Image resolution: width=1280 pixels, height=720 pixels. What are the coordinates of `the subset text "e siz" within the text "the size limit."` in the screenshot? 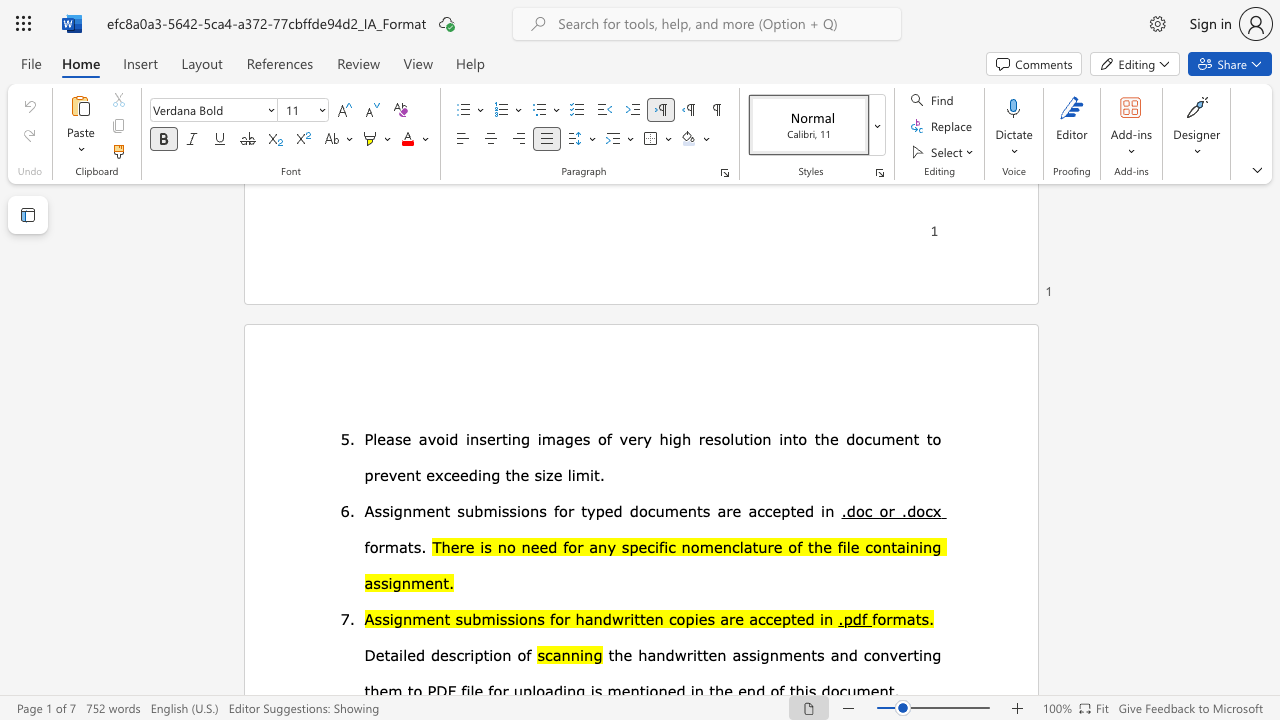 It's located at (520, 474).